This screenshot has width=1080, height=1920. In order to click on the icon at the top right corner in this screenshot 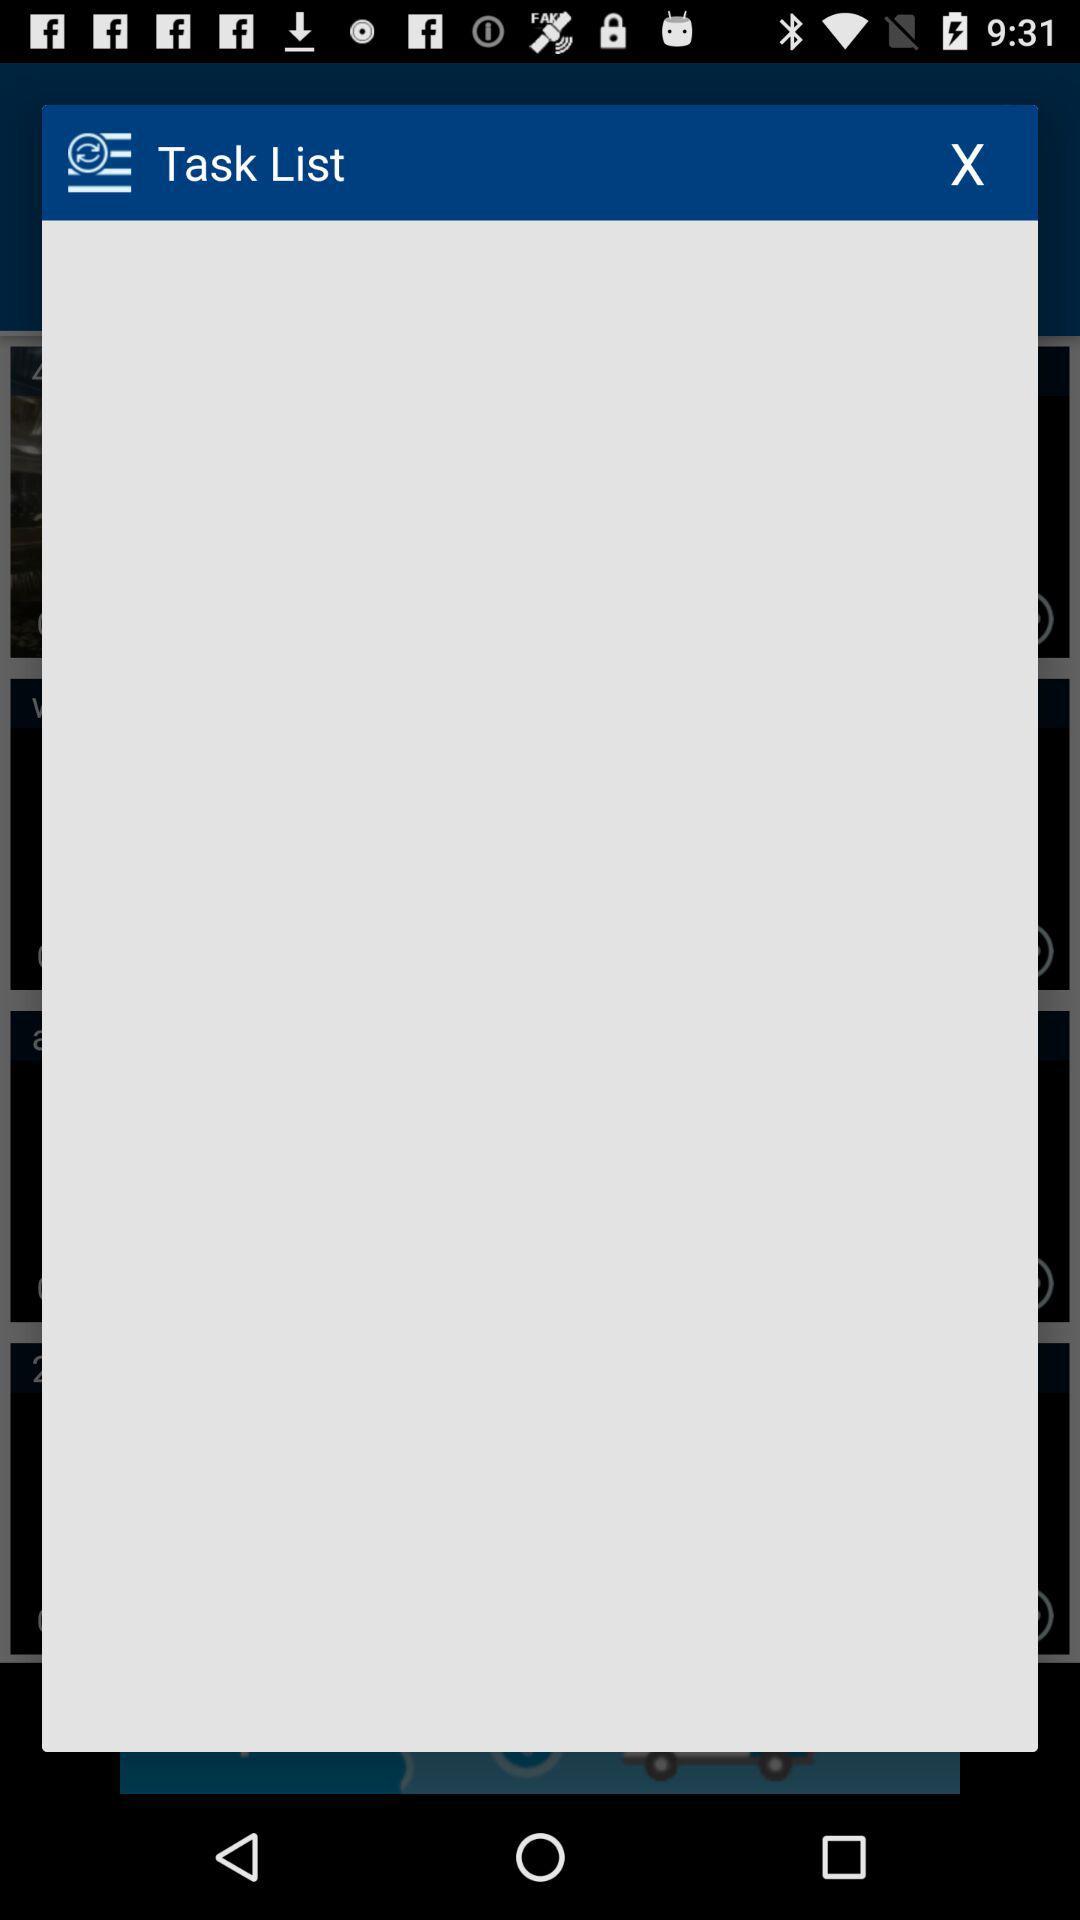, I will do `click(966, 162)`.